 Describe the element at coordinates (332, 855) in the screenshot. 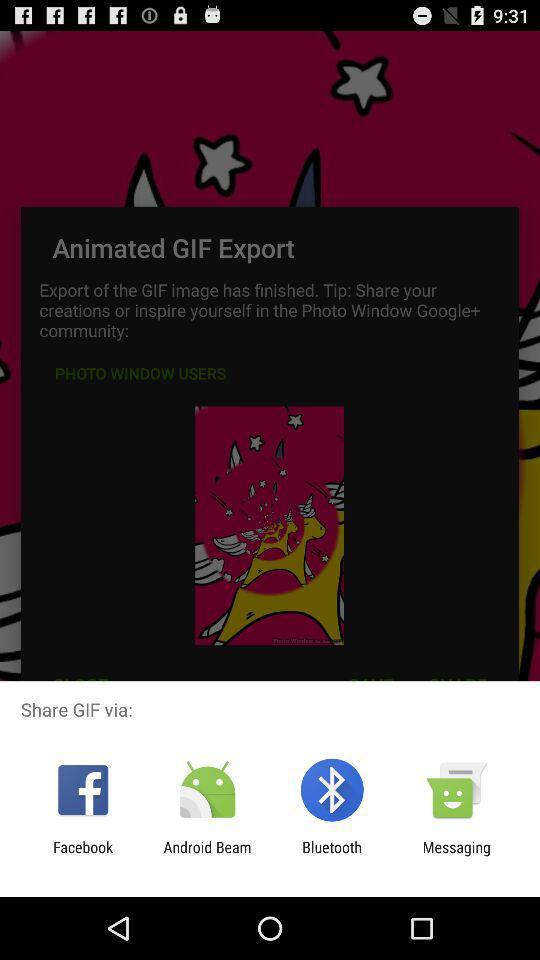

I see `app to the right of the android beam` at that location.